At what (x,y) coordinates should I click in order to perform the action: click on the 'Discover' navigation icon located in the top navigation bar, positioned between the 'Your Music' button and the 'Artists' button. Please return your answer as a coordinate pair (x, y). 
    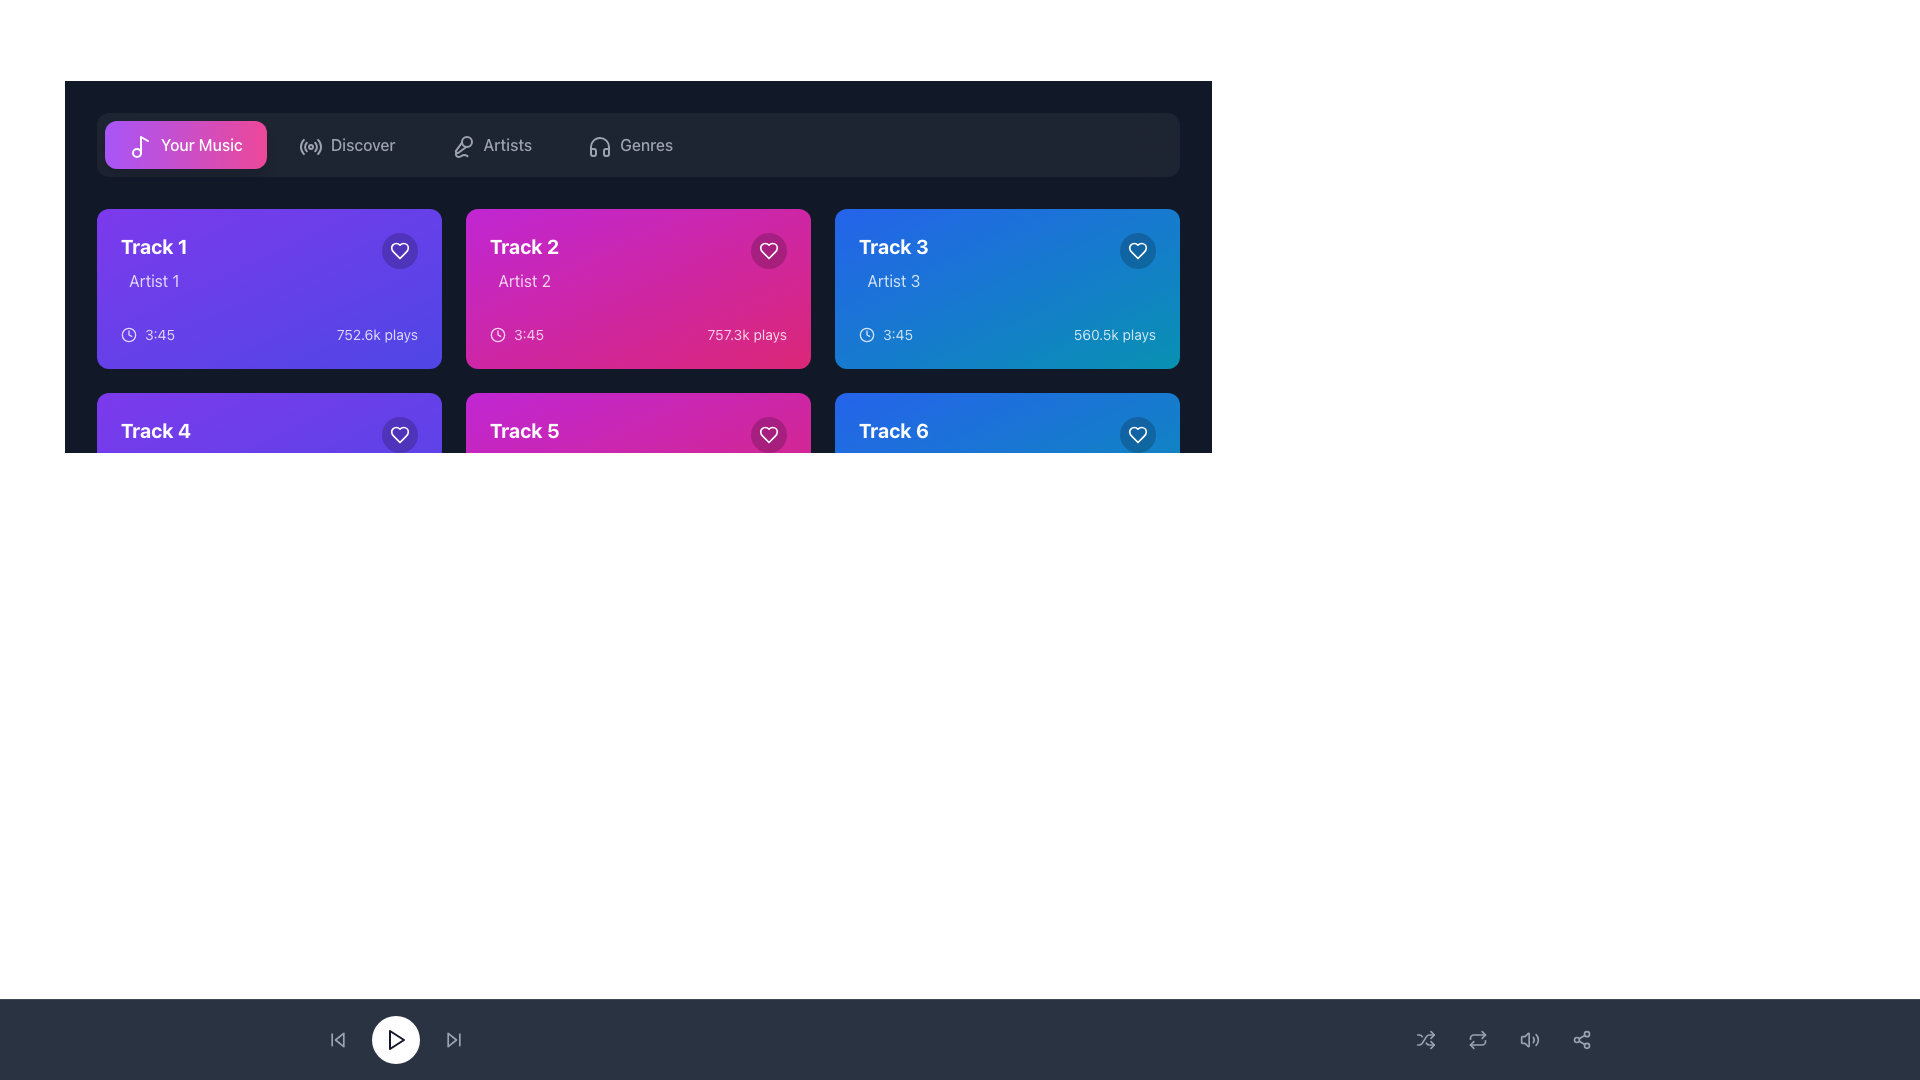
    Looking at the image, I should click on (307, 144).